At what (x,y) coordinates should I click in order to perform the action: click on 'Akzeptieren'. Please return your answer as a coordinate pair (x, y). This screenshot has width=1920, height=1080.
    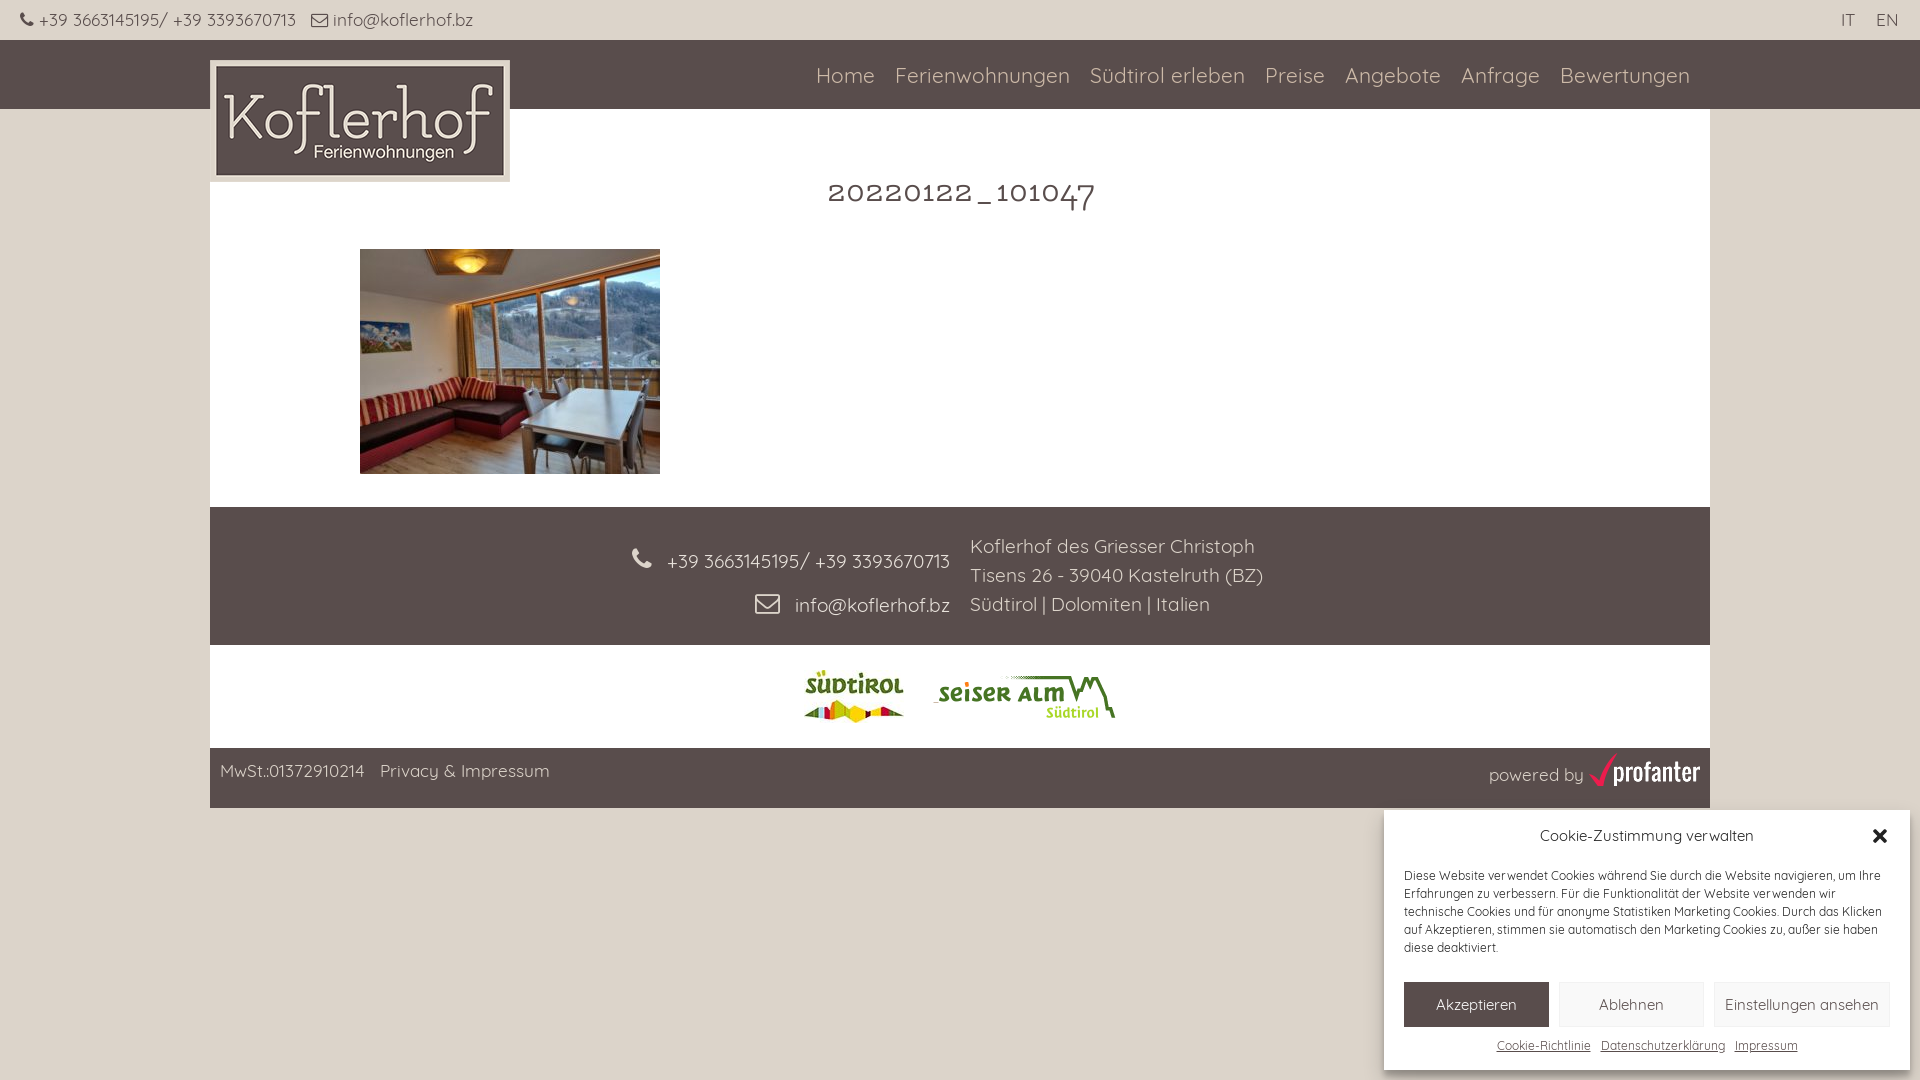
    Looking at the image, I should click on (1476, 1004).